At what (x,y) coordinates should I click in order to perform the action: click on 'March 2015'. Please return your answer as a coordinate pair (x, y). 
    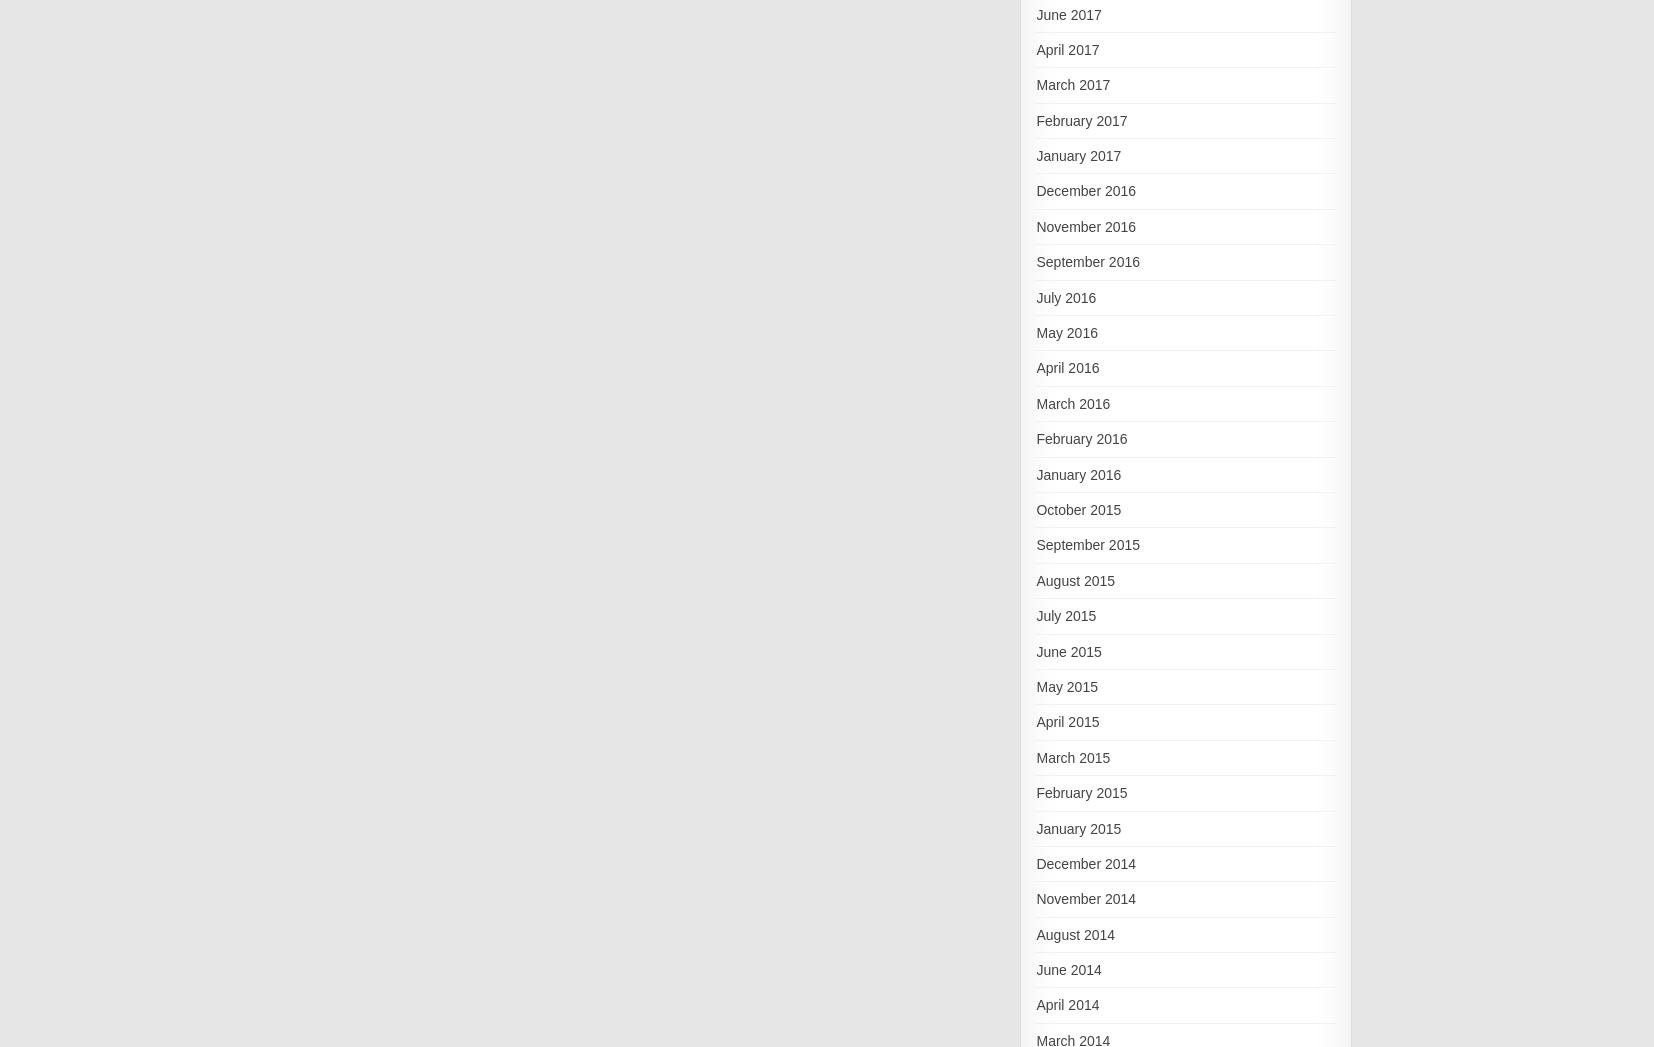
    Looking at the image, I should click on (1071, 756).